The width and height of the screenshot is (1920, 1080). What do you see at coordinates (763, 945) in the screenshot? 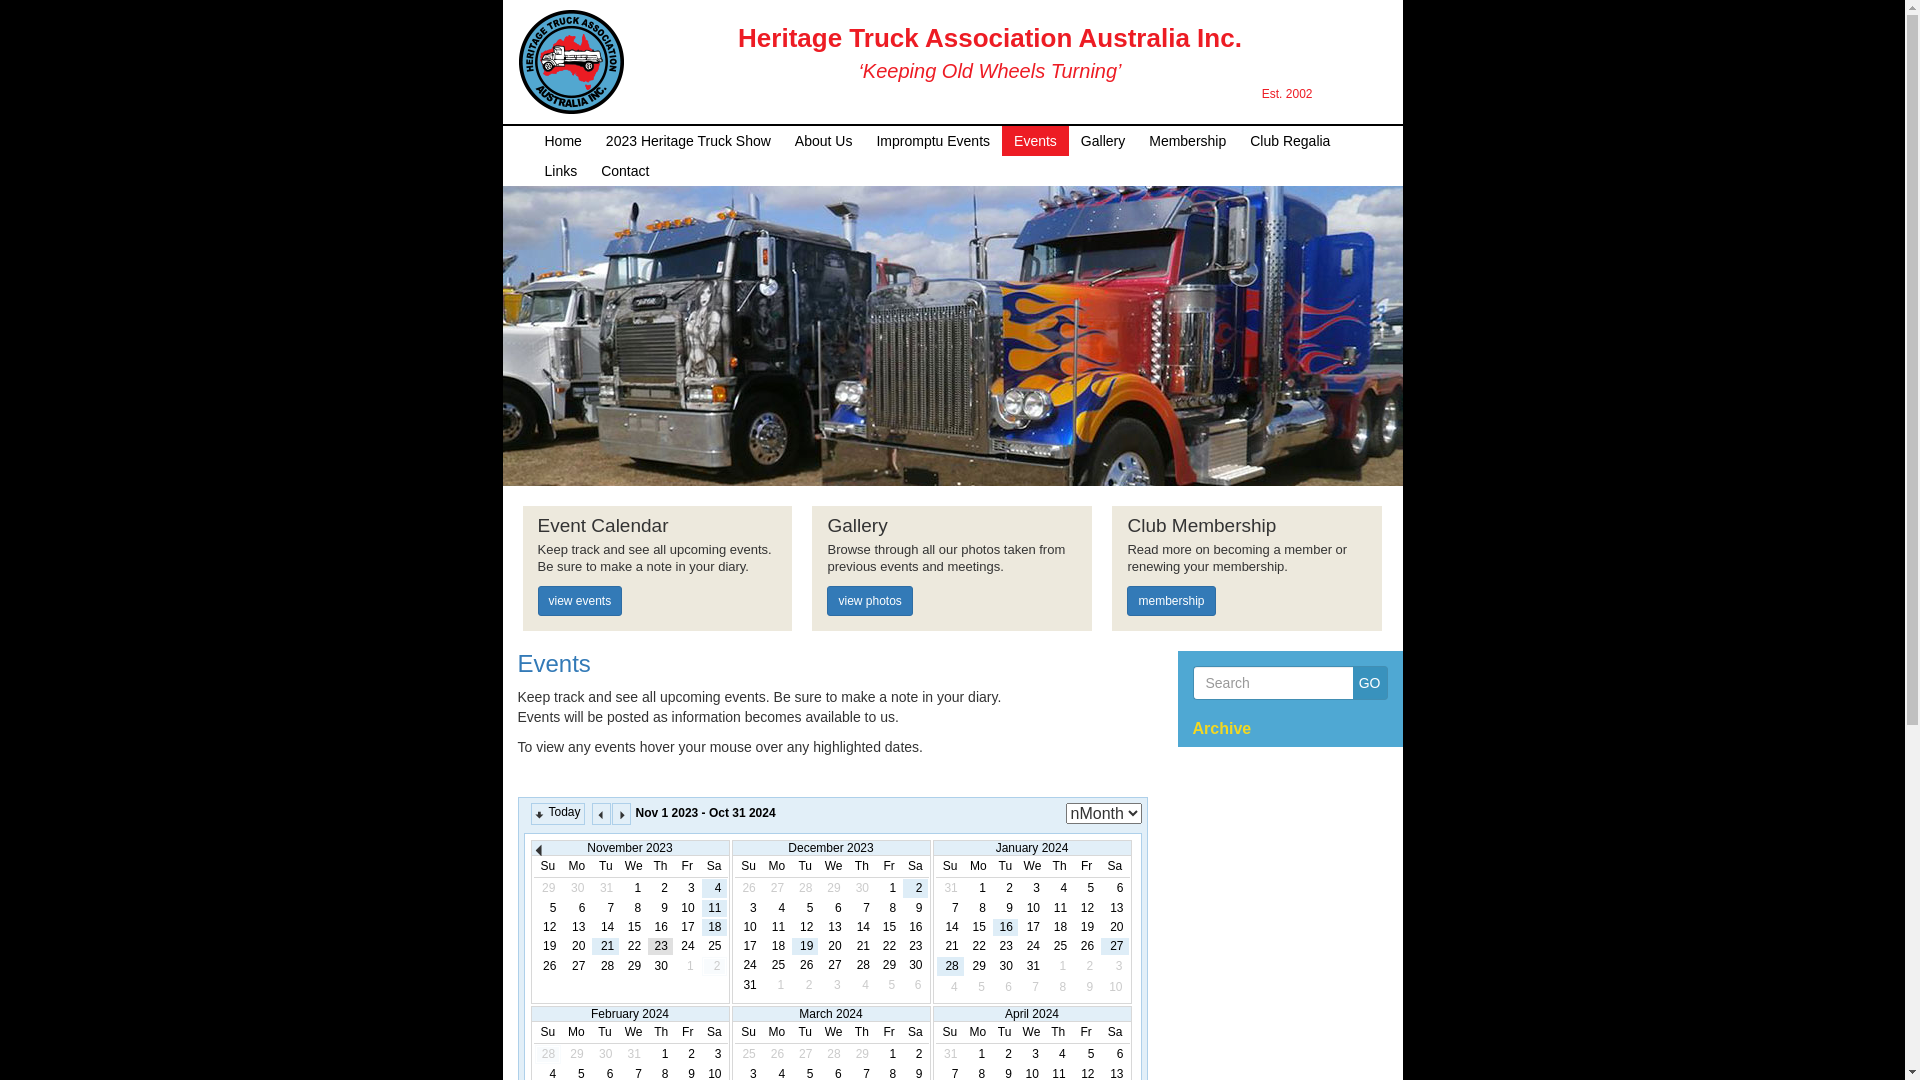
I see `'18'` at bounding box center [763, 945].